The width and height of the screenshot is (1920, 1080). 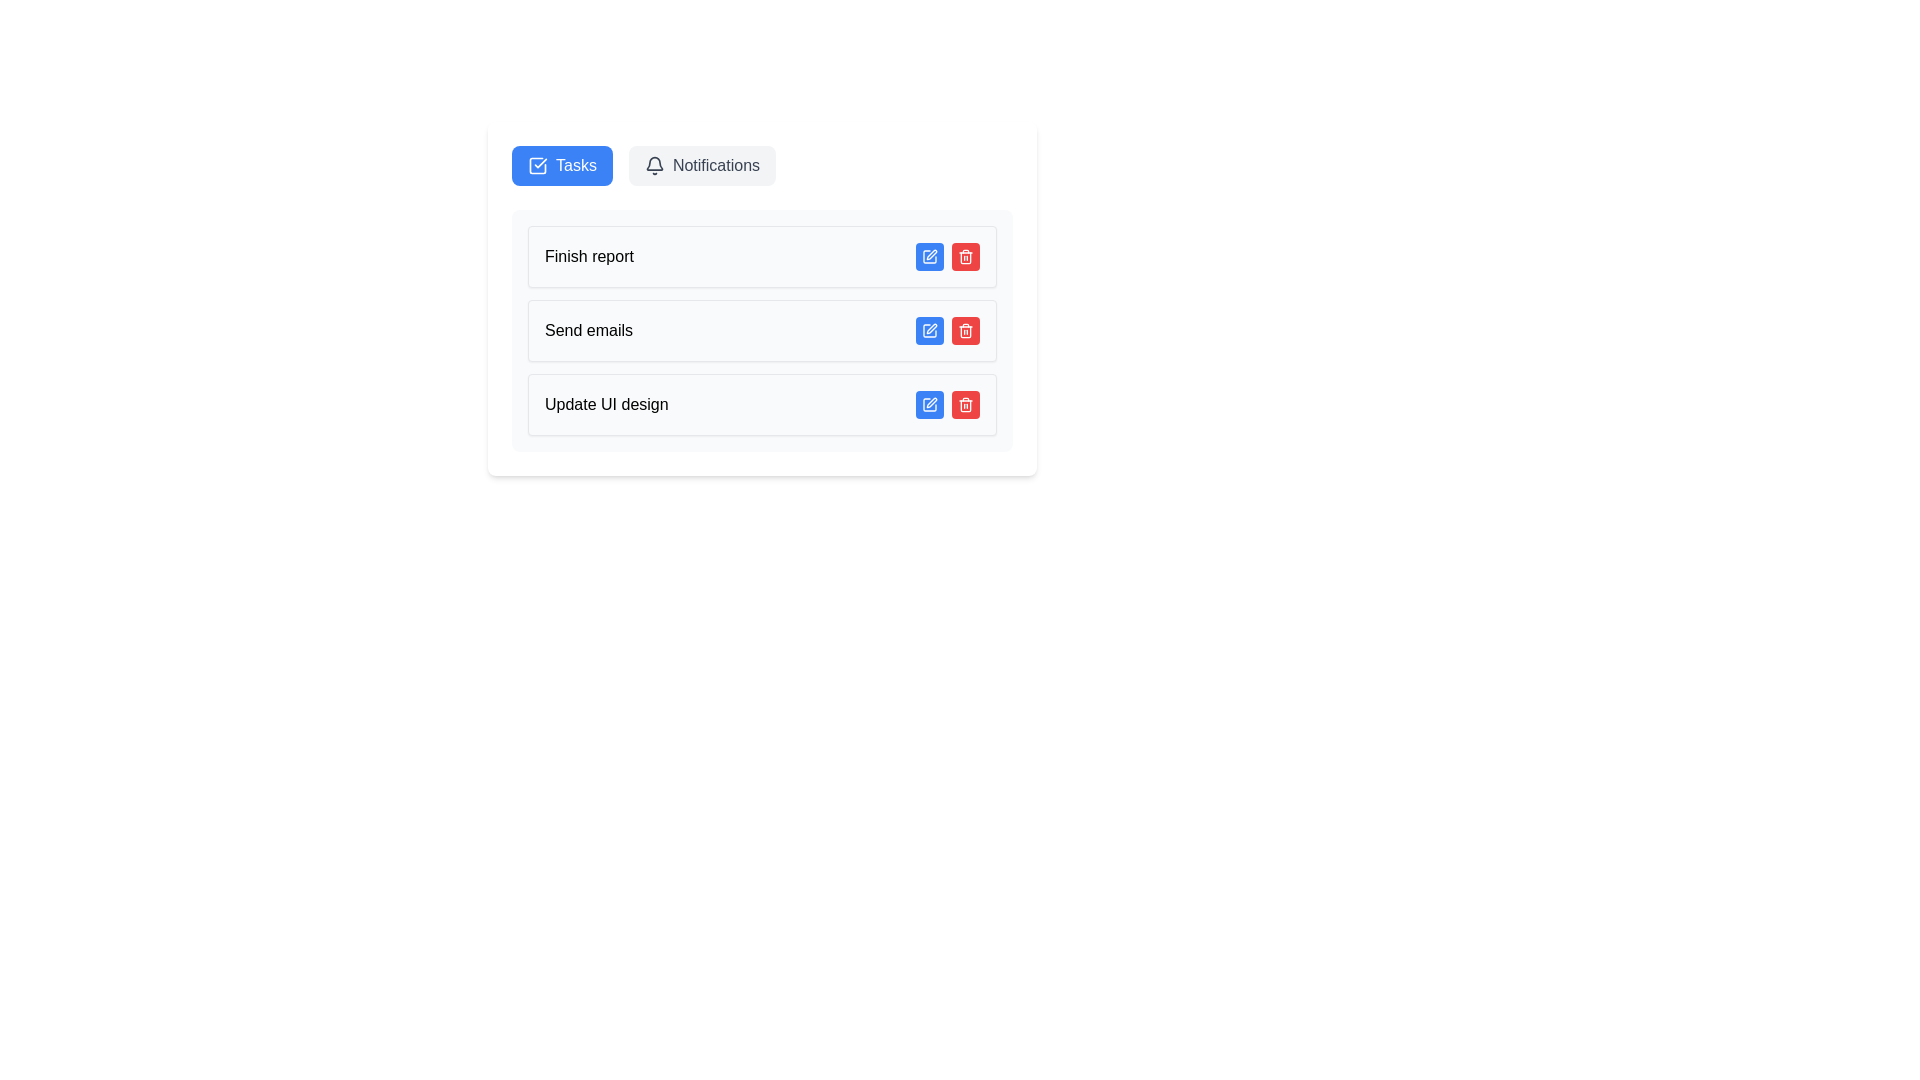 I want to click on the rounded red button with a trash icon positioned in the 'Send emails' group, which is the second button in the group, to trigger a visual response, so click(x=965, y=330).